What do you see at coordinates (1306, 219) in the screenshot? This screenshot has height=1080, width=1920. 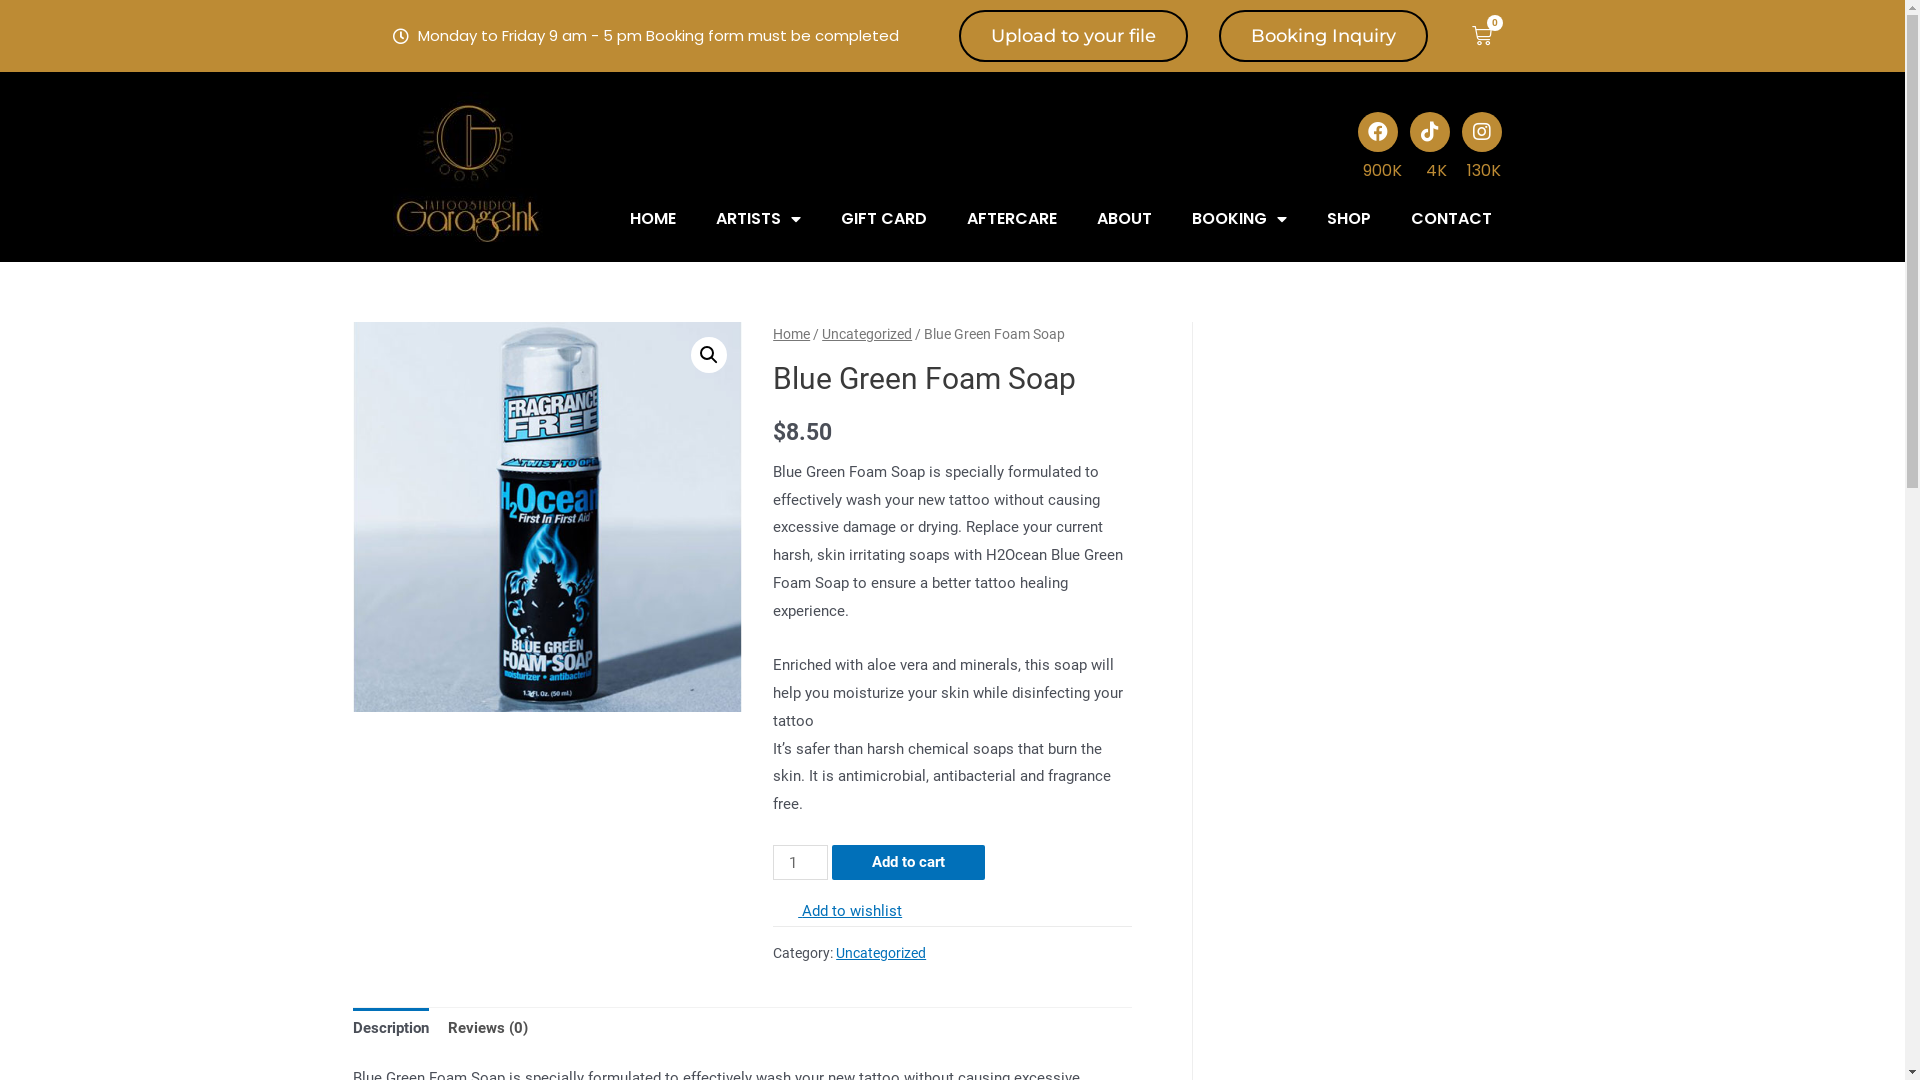 I see `'SHOP'` at bounding box center [1306, 219].